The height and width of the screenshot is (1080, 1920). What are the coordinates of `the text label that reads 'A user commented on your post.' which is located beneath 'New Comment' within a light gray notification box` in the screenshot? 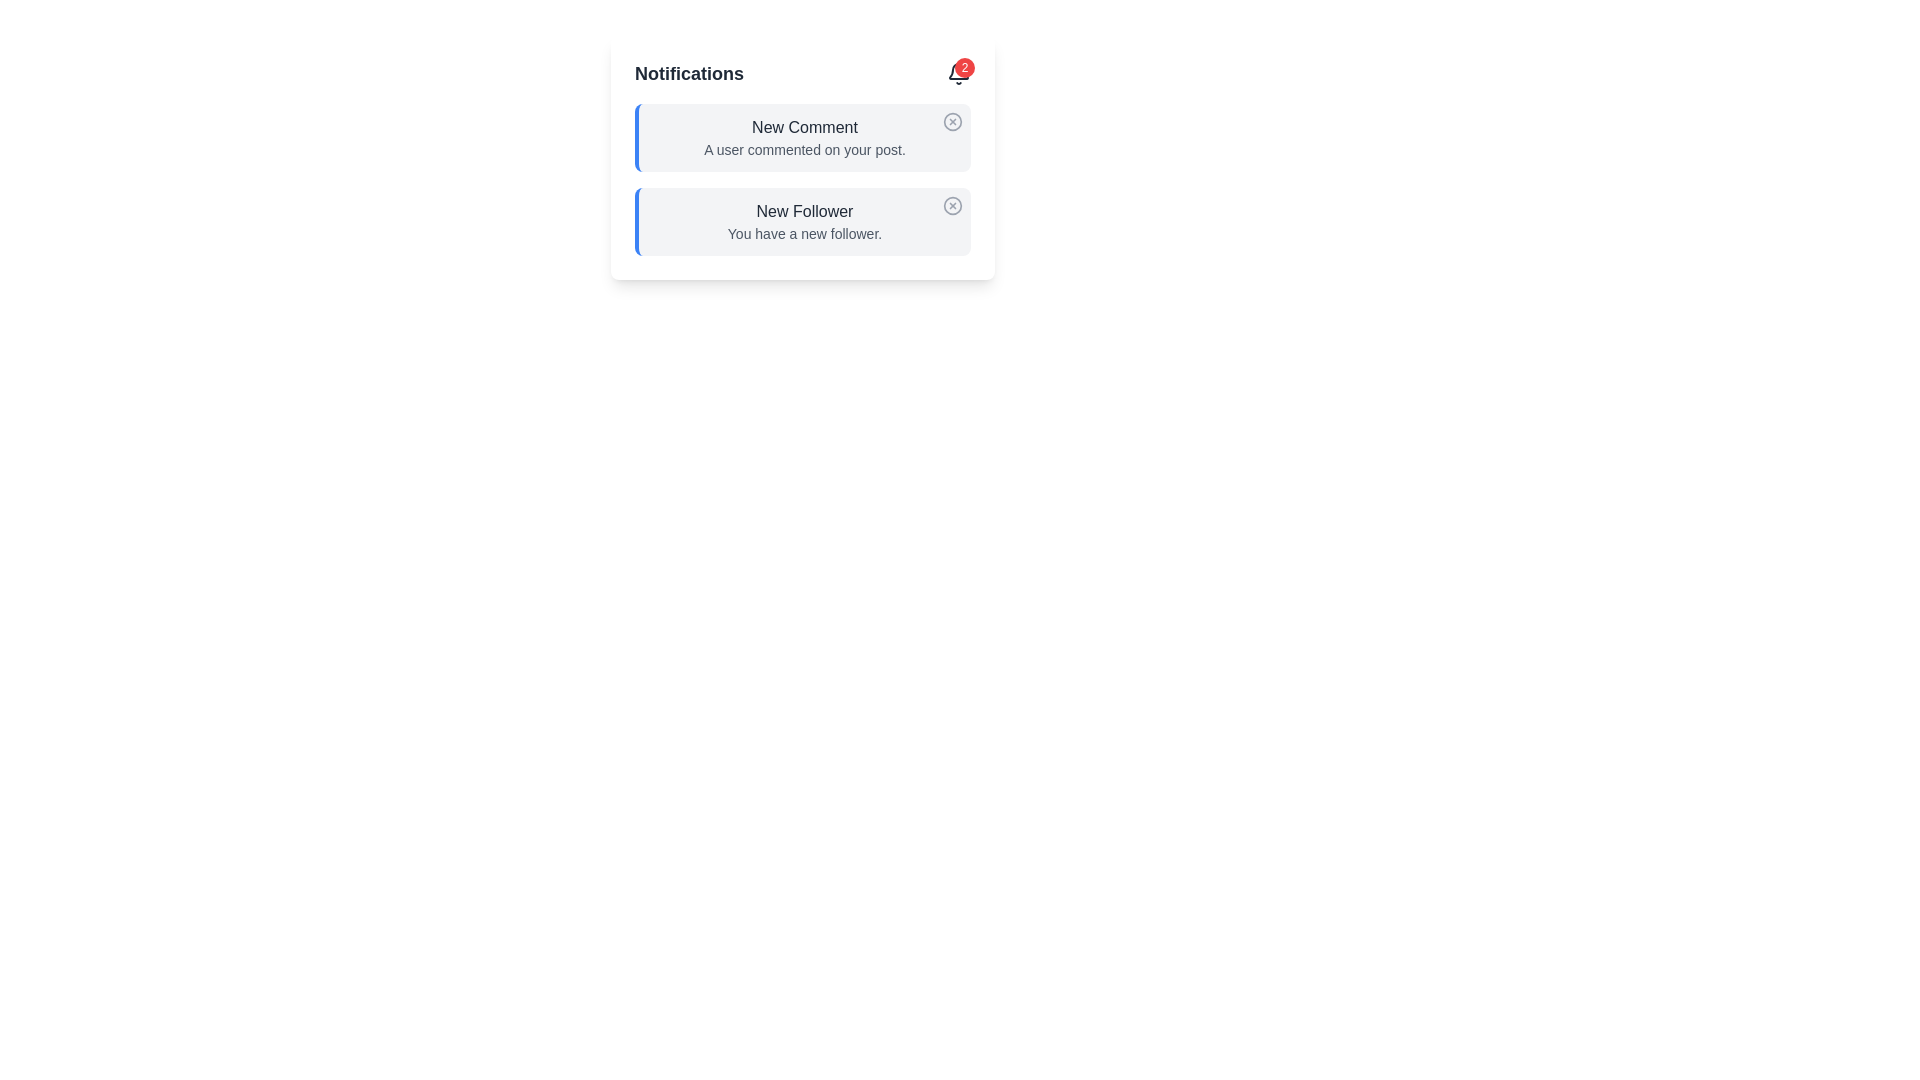 It's located at (805, 149).